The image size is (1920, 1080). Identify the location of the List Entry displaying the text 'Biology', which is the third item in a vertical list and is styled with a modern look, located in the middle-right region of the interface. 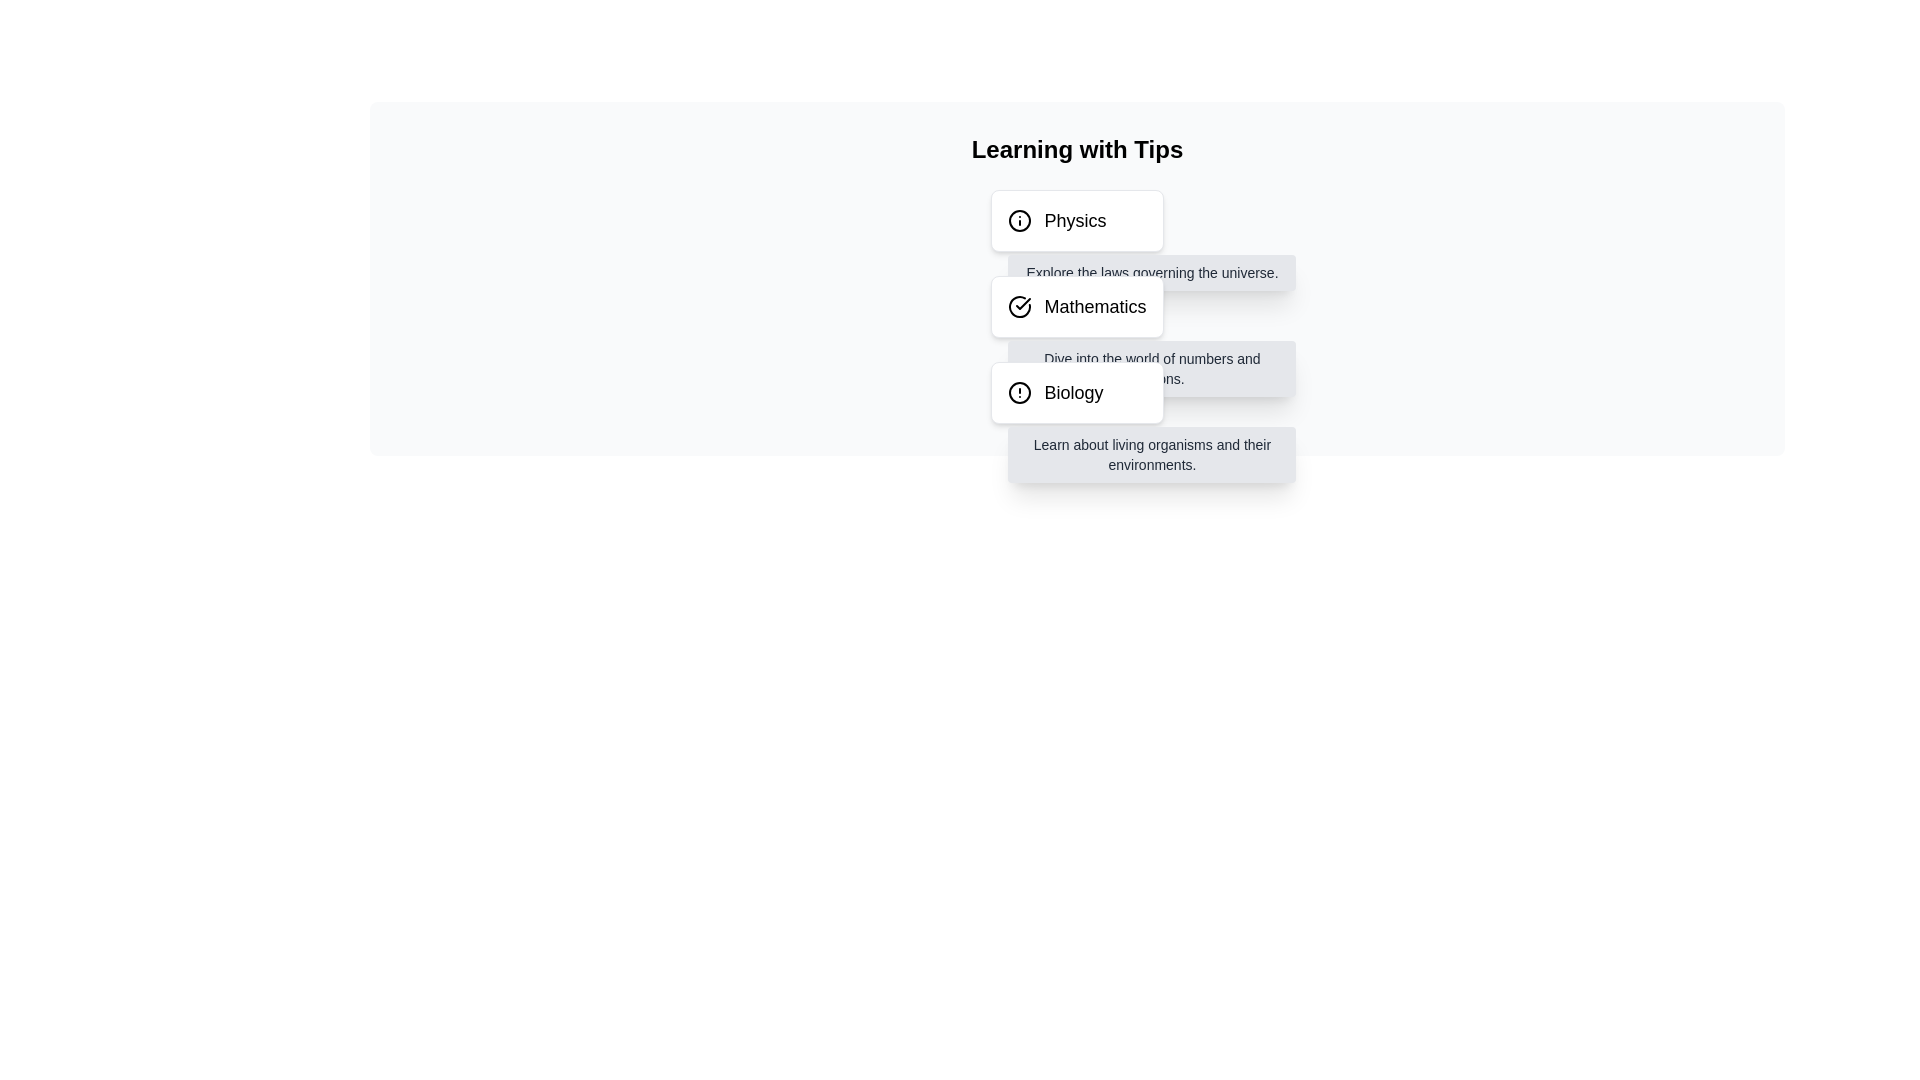
(1076, 393).